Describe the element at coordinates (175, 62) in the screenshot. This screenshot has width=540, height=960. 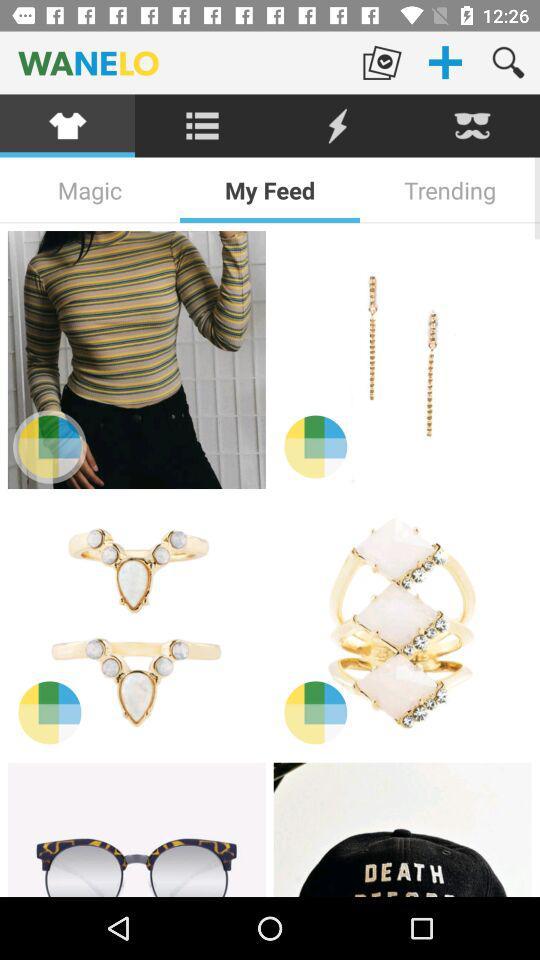
I see `the wanelo icon` at that location.